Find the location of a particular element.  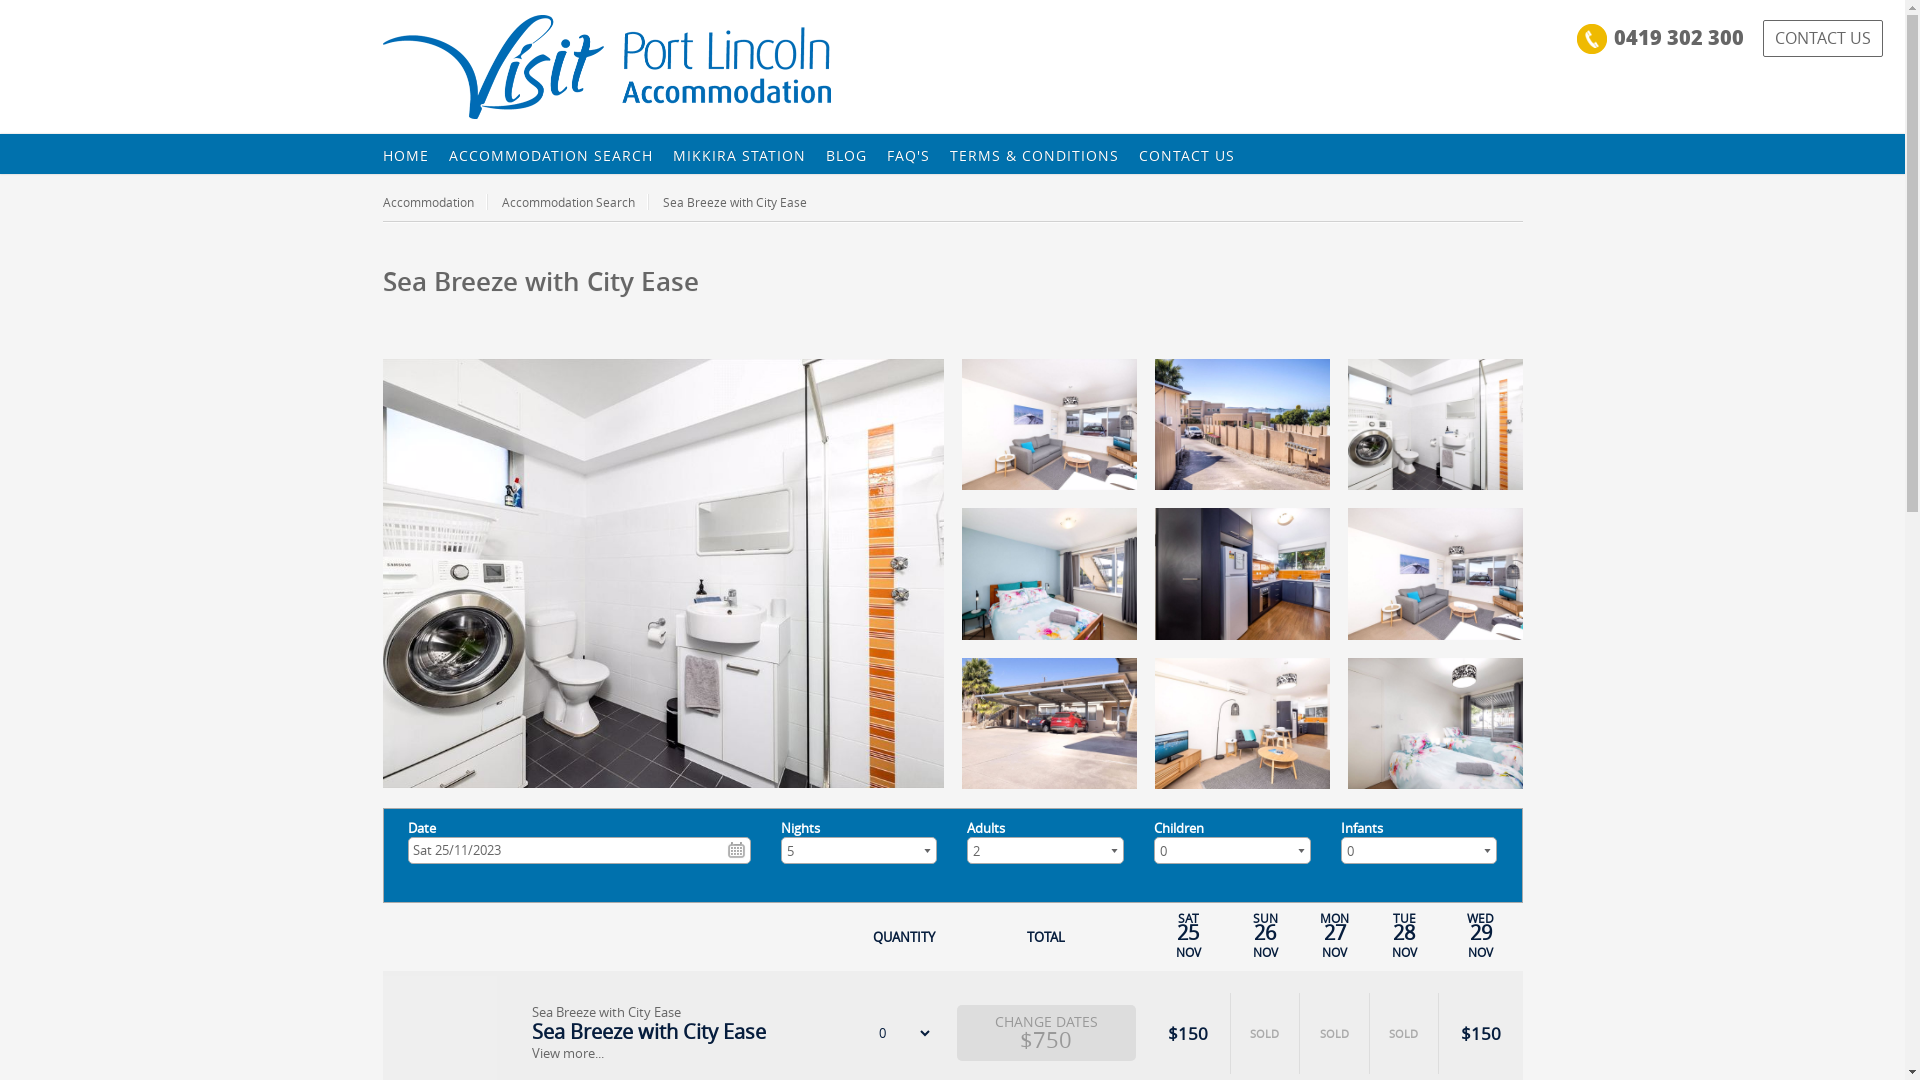

'NOV' is located at coordinates (1228, 951).